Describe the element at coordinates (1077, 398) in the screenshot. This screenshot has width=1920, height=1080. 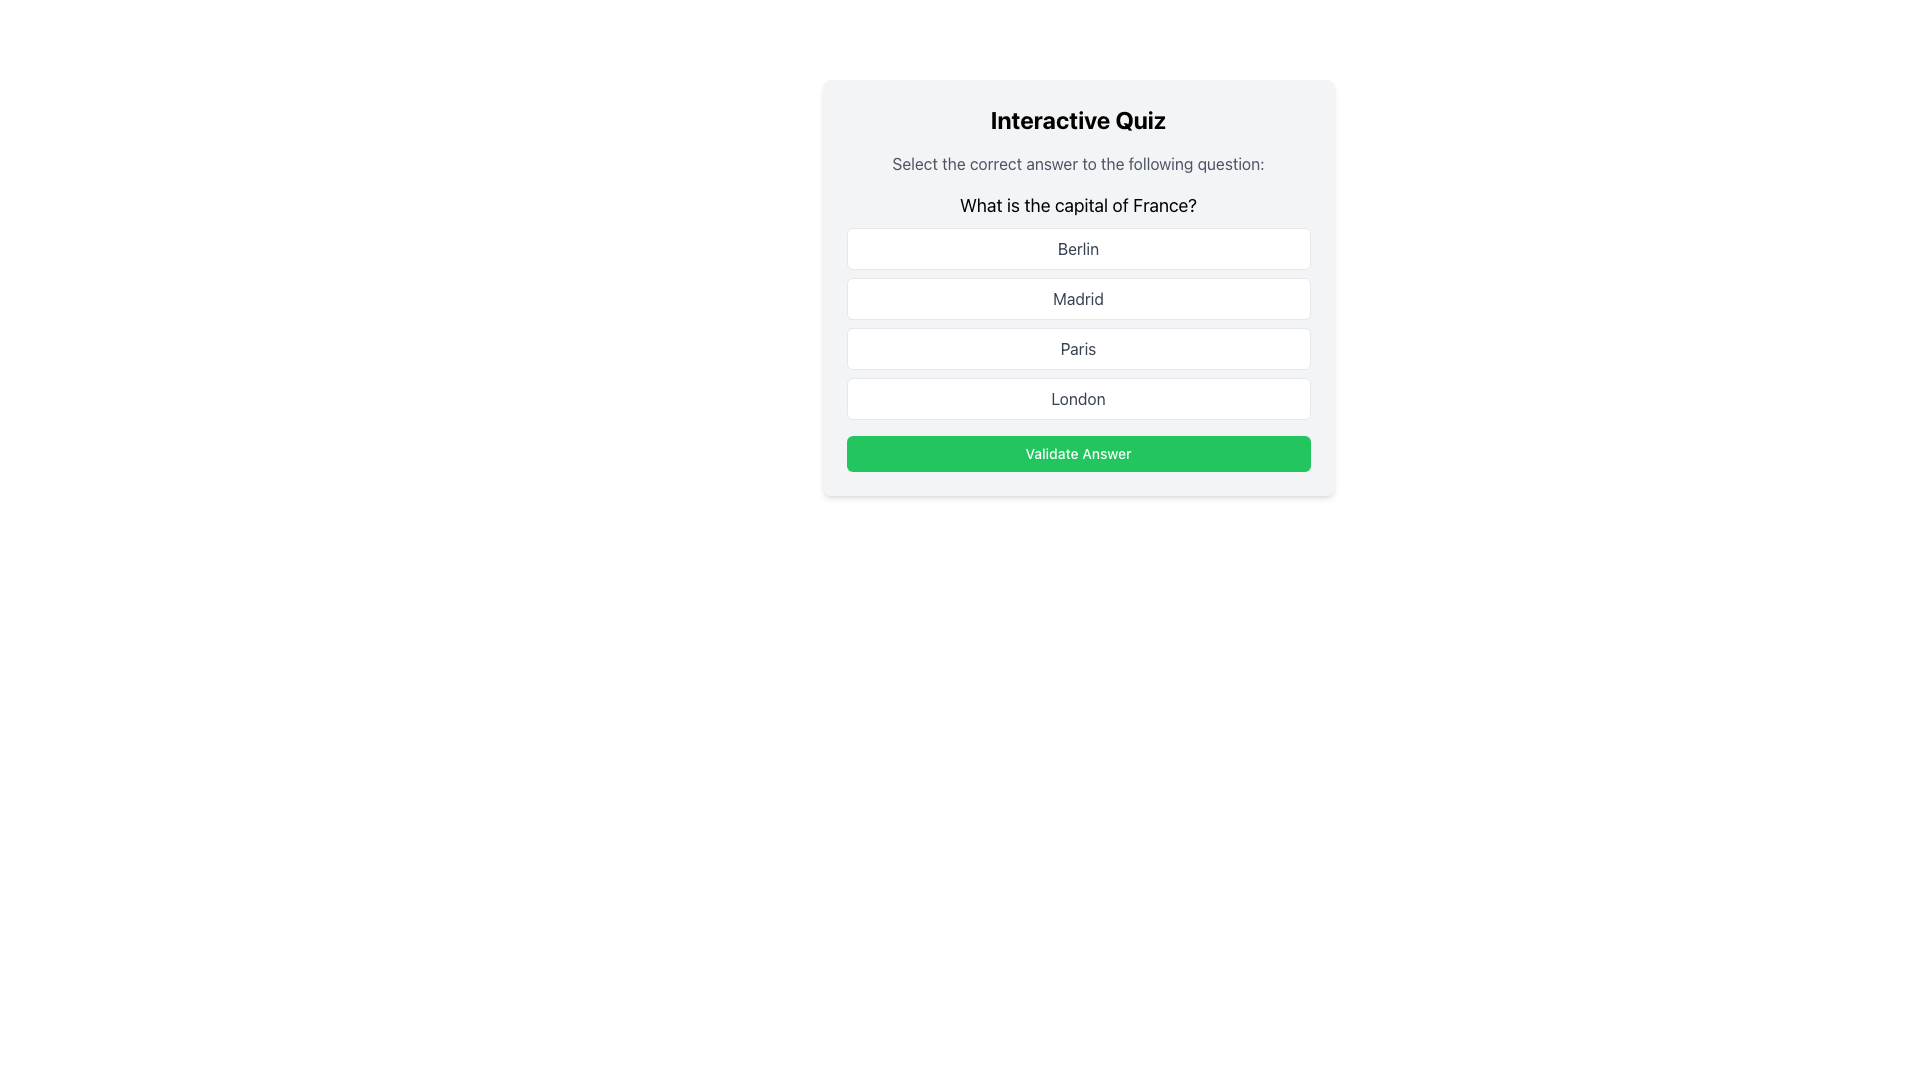
I see `the 'London' button, which is the last button in a vertical list and features a white background with rounded corners and dark gray text` at that location.